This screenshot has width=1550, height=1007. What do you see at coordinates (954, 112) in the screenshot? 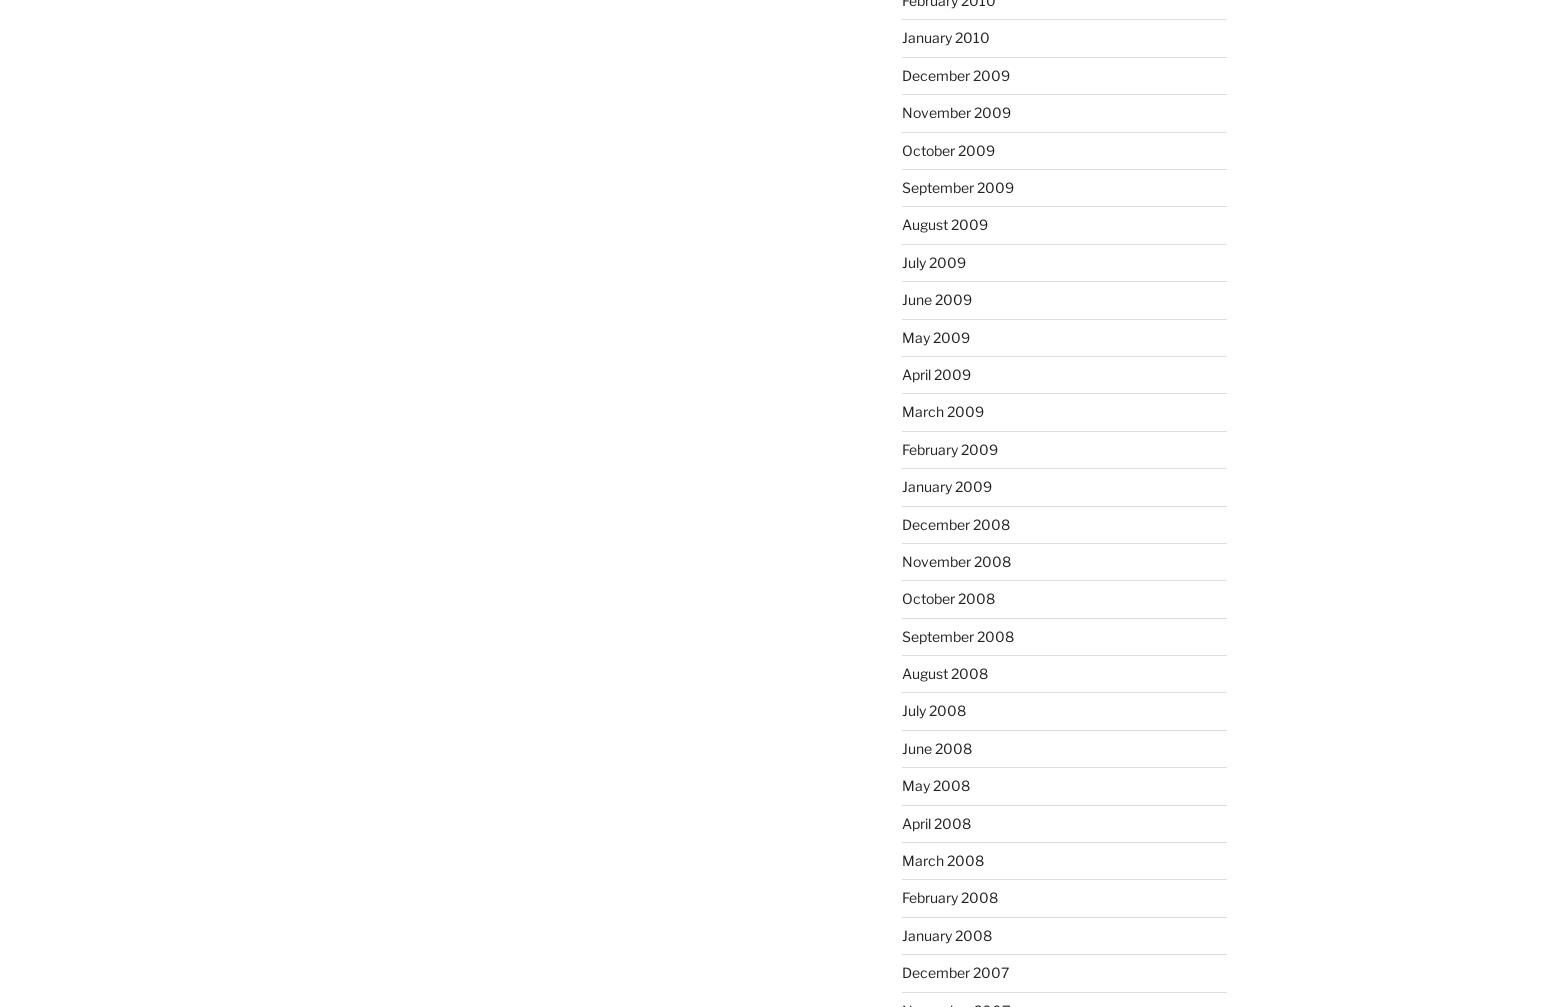
I see `'November 2009'` at bounding box center [954, 112].